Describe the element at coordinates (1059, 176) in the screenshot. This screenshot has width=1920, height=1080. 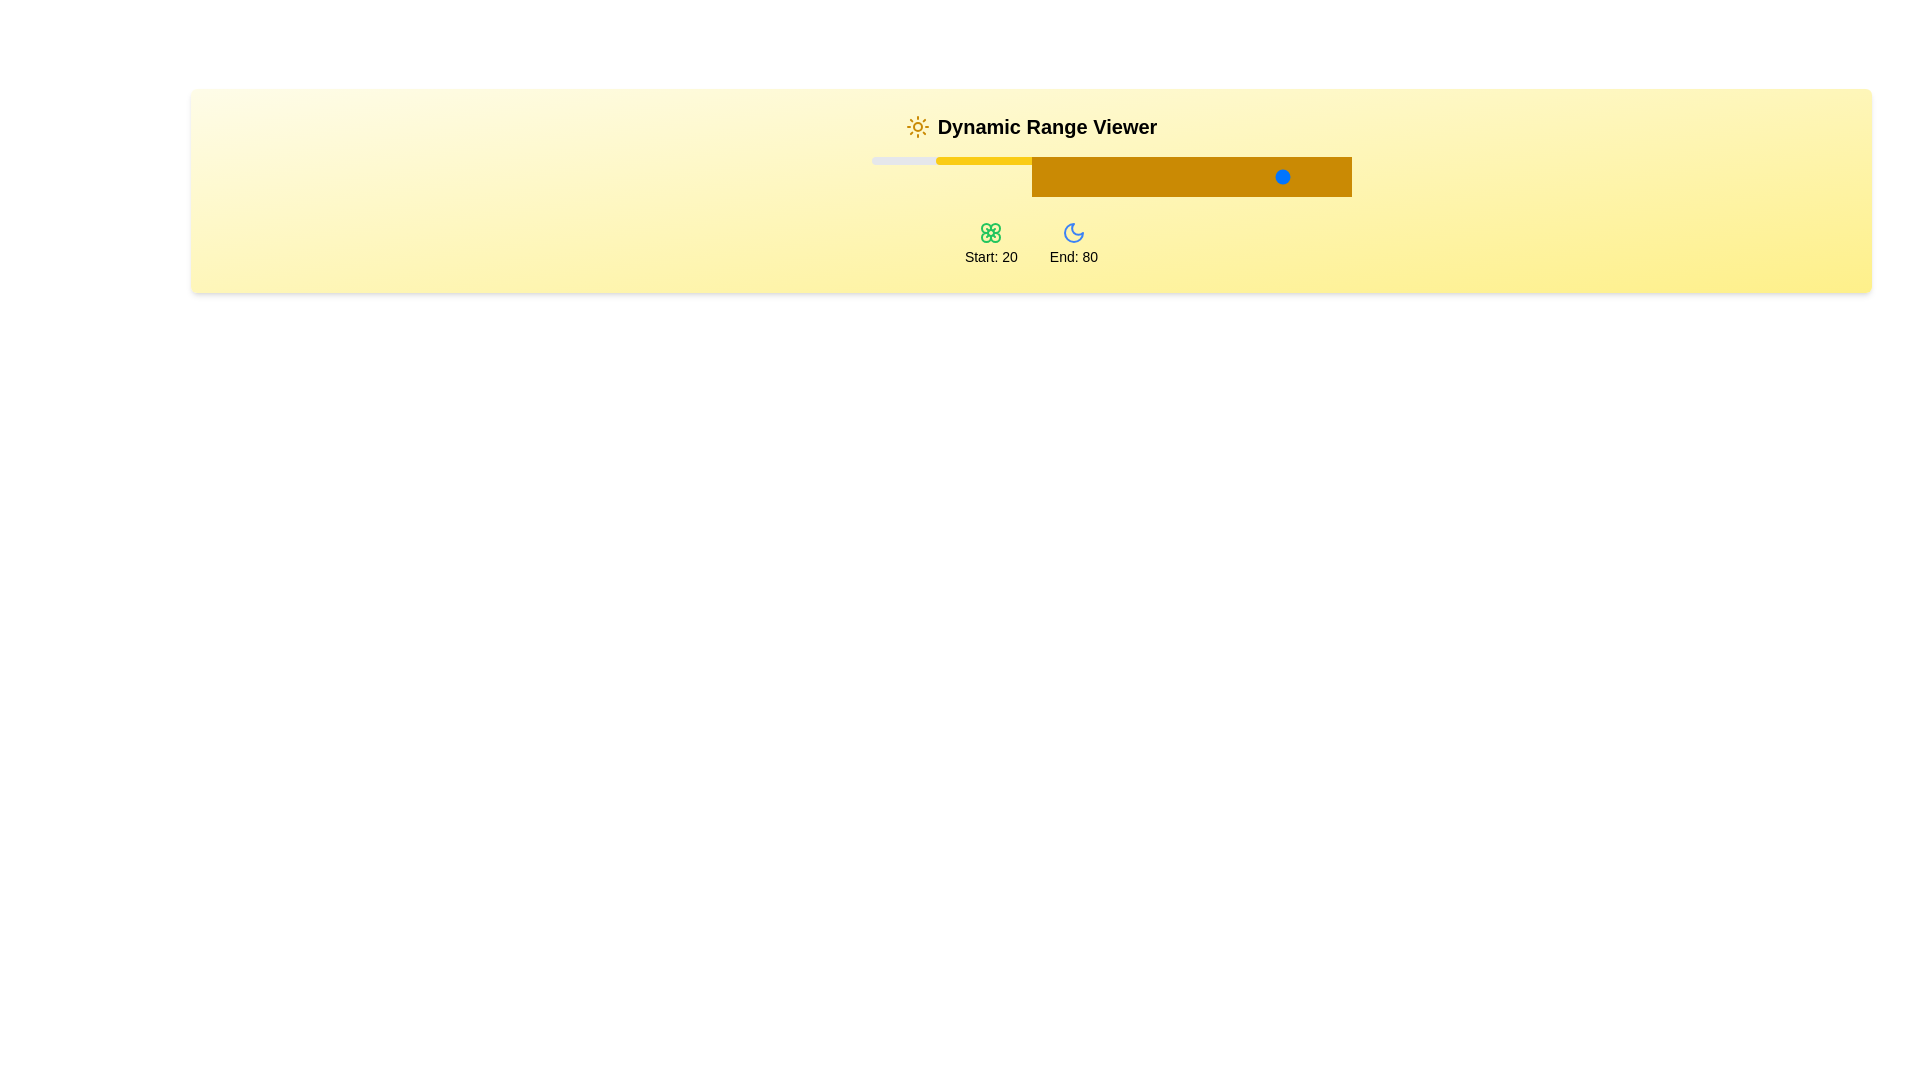
I see `the slider value` at that location.